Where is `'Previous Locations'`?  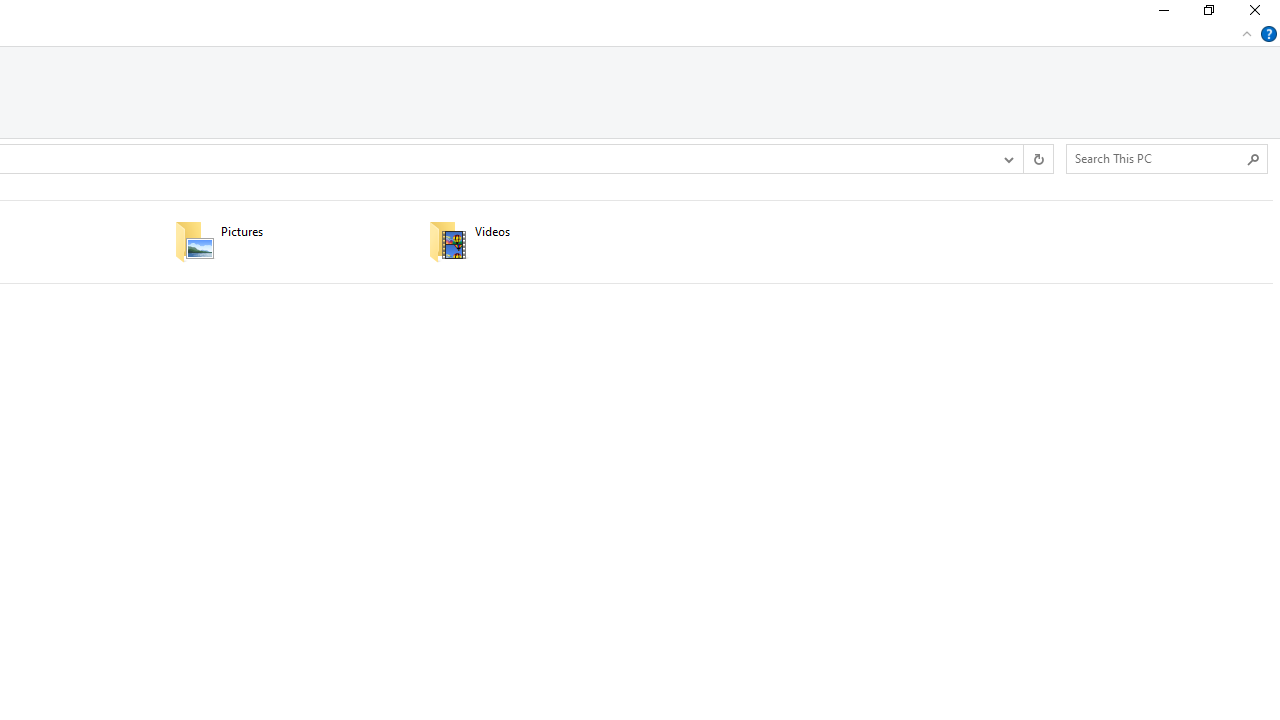 'Previous Locations' is located at coordinates (1008, 158).